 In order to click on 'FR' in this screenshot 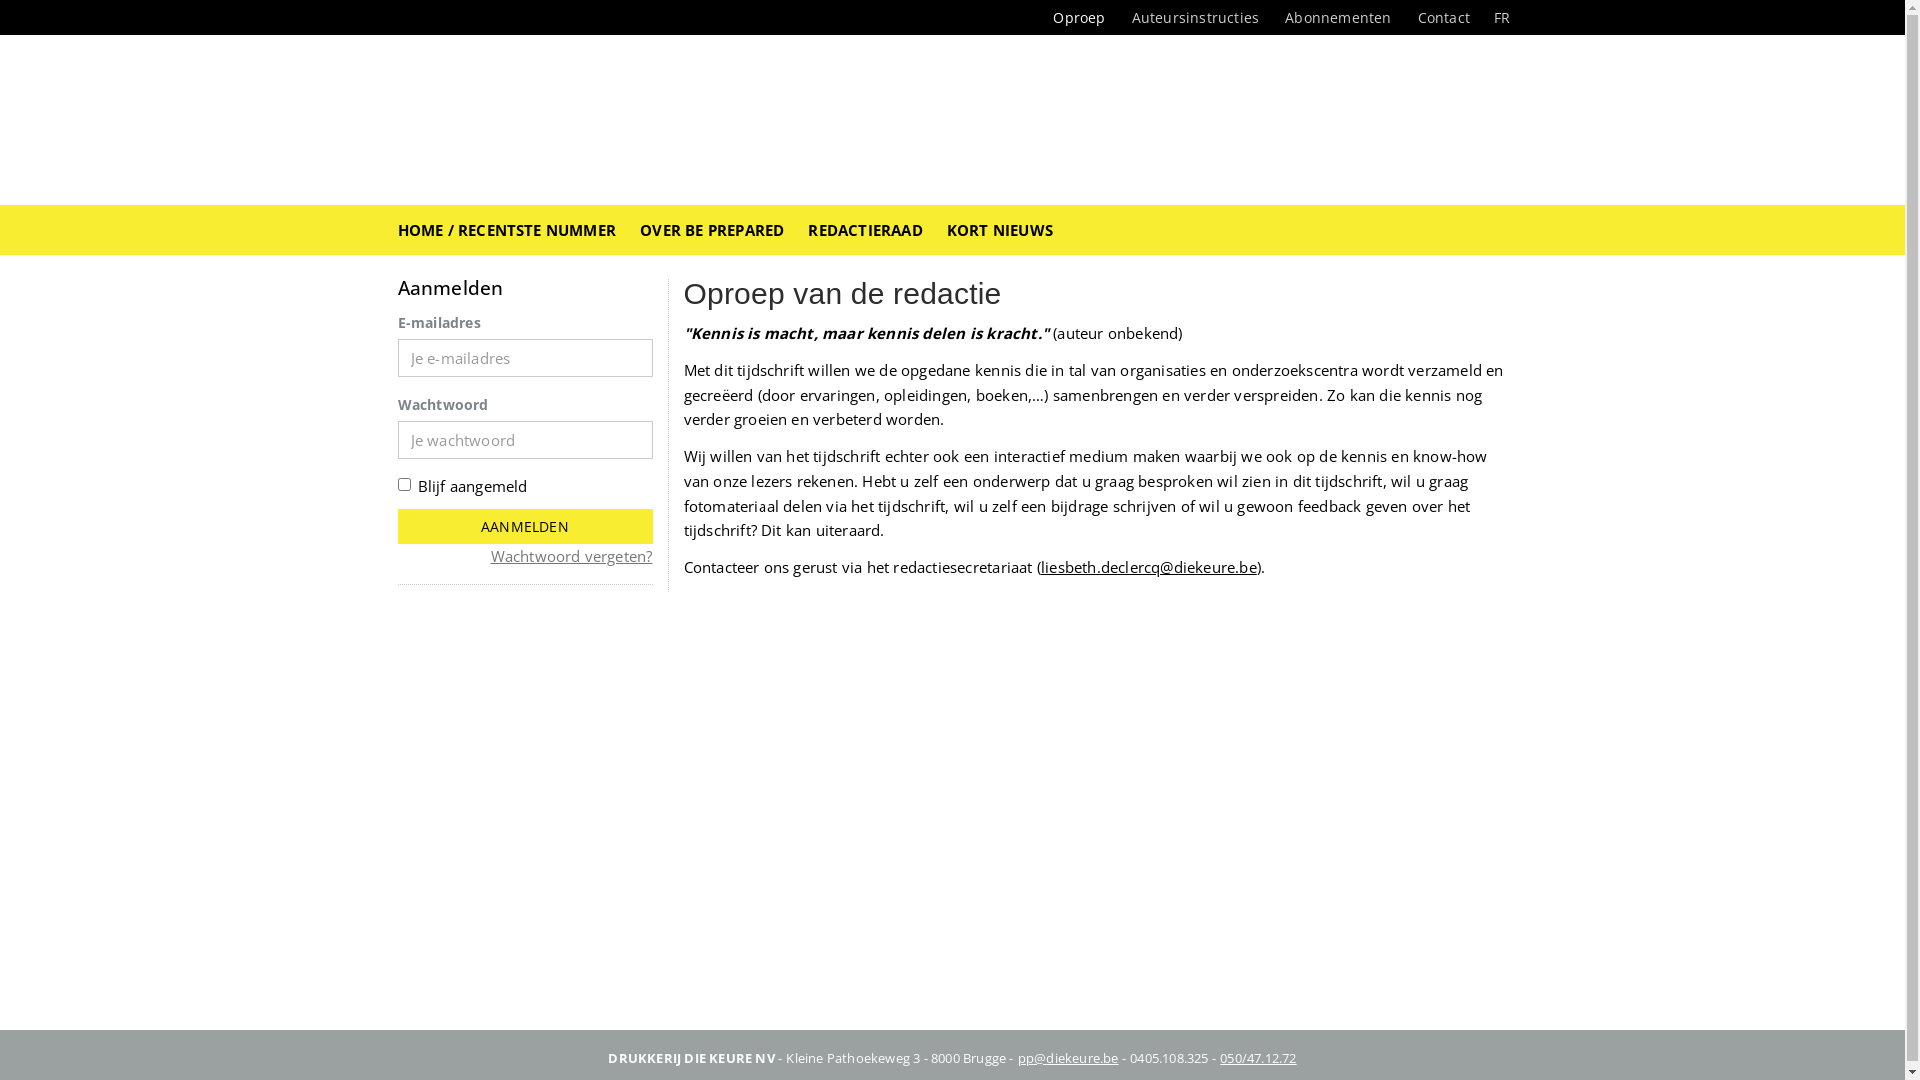, I will do `click(1482, 17)`.